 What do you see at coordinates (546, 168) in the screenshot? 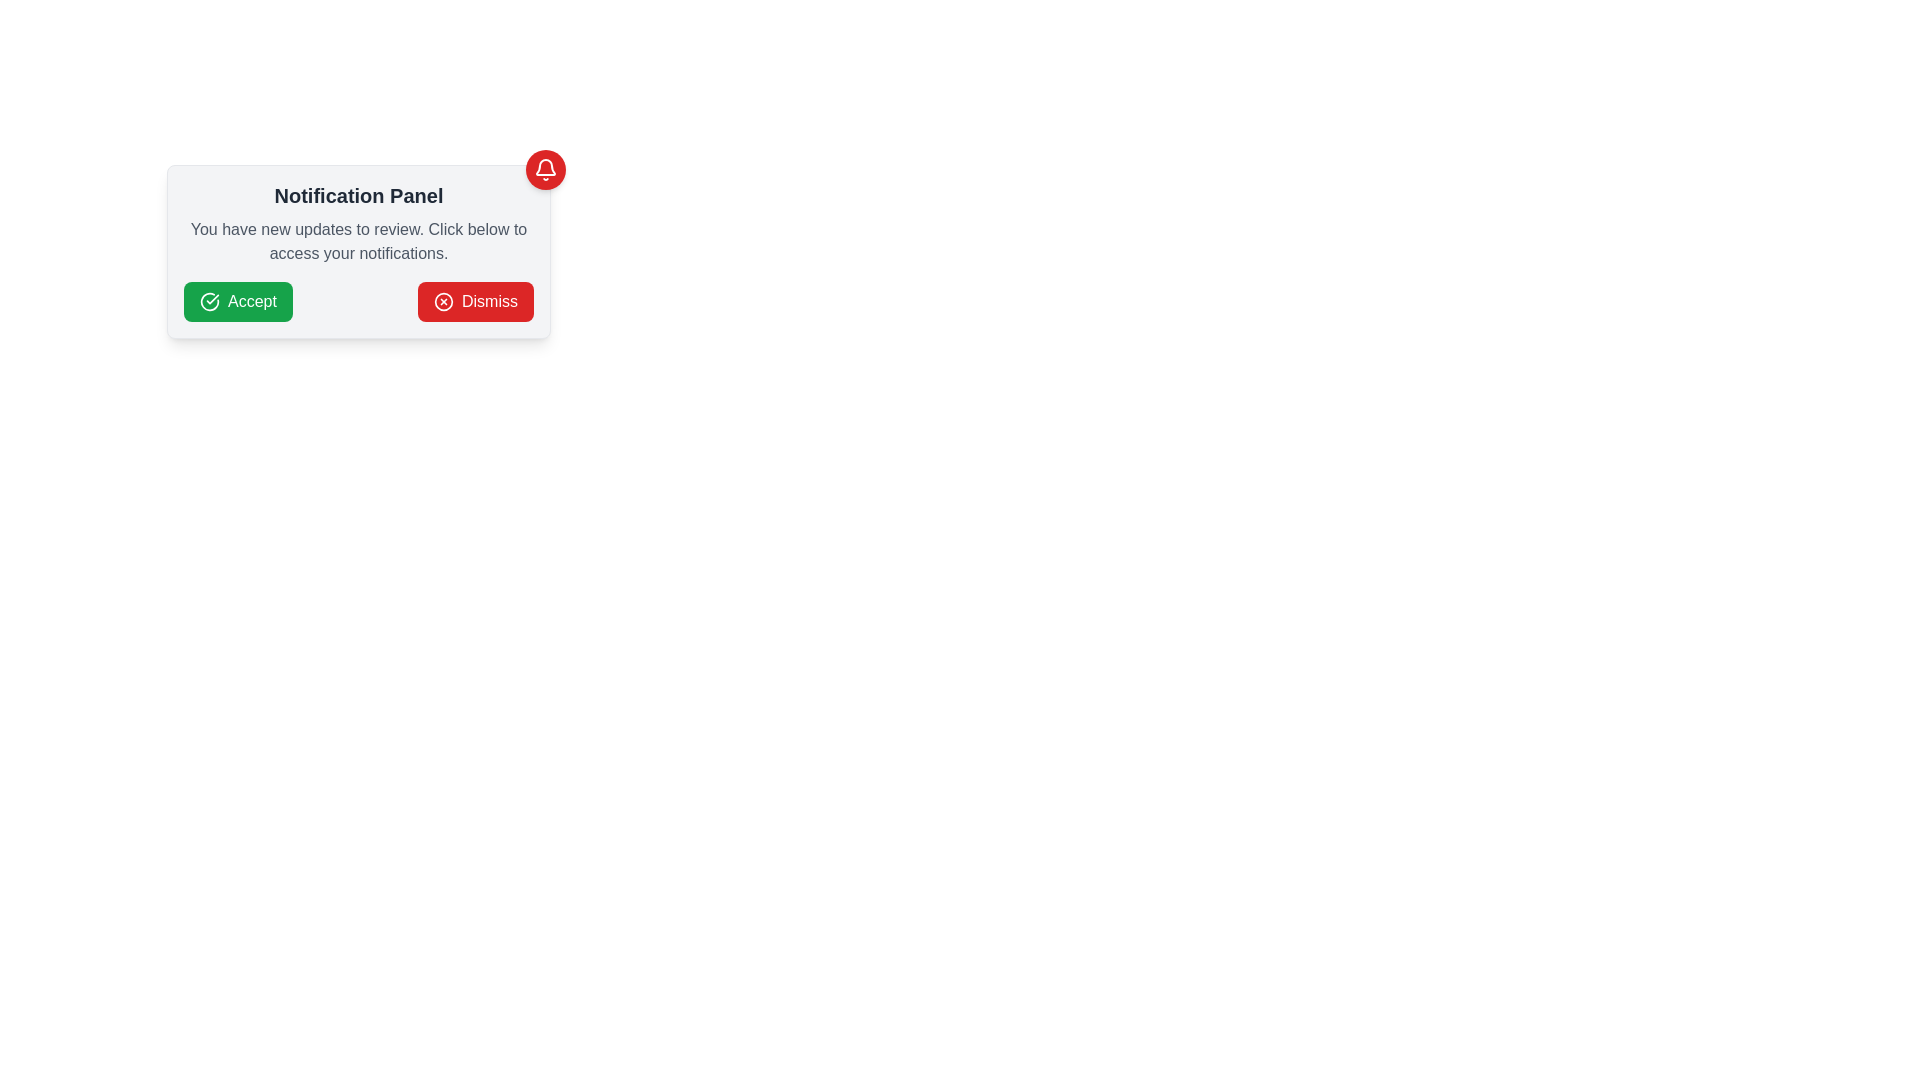
I see `the bell-shaped notification icon with a red circular background located at the upper-right corner of the notification panel to interact` at bounding box center [546, 168].